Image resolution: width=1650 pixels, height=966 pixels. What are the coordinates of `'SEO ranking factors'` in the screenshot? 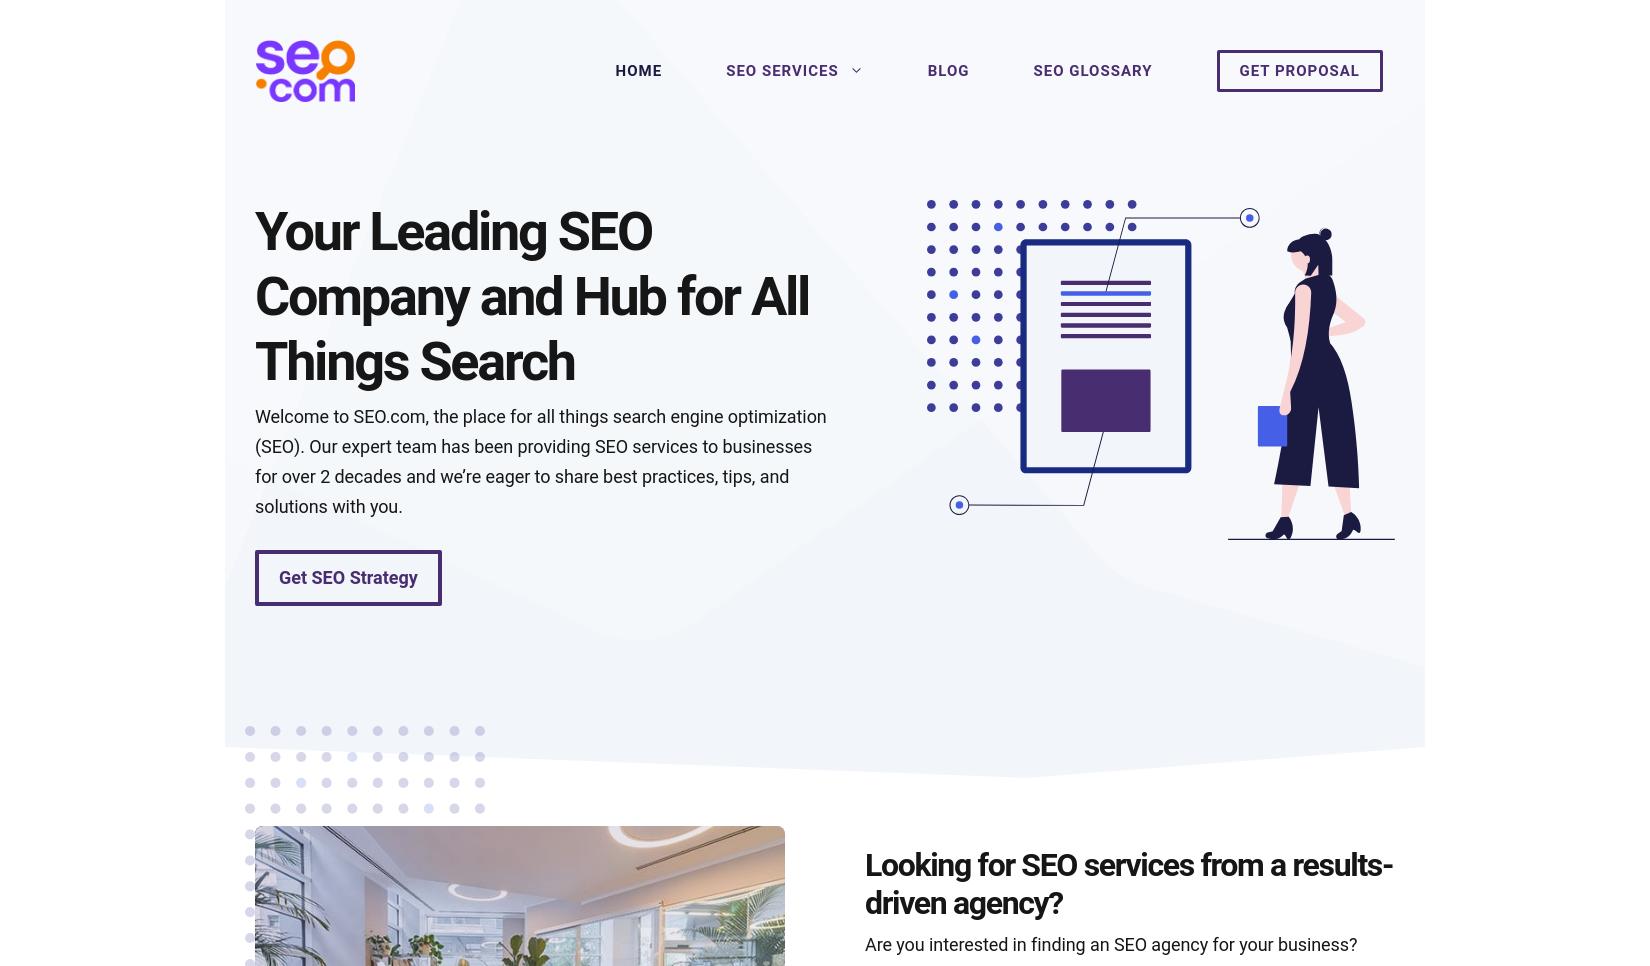 It's located at (957, 560).